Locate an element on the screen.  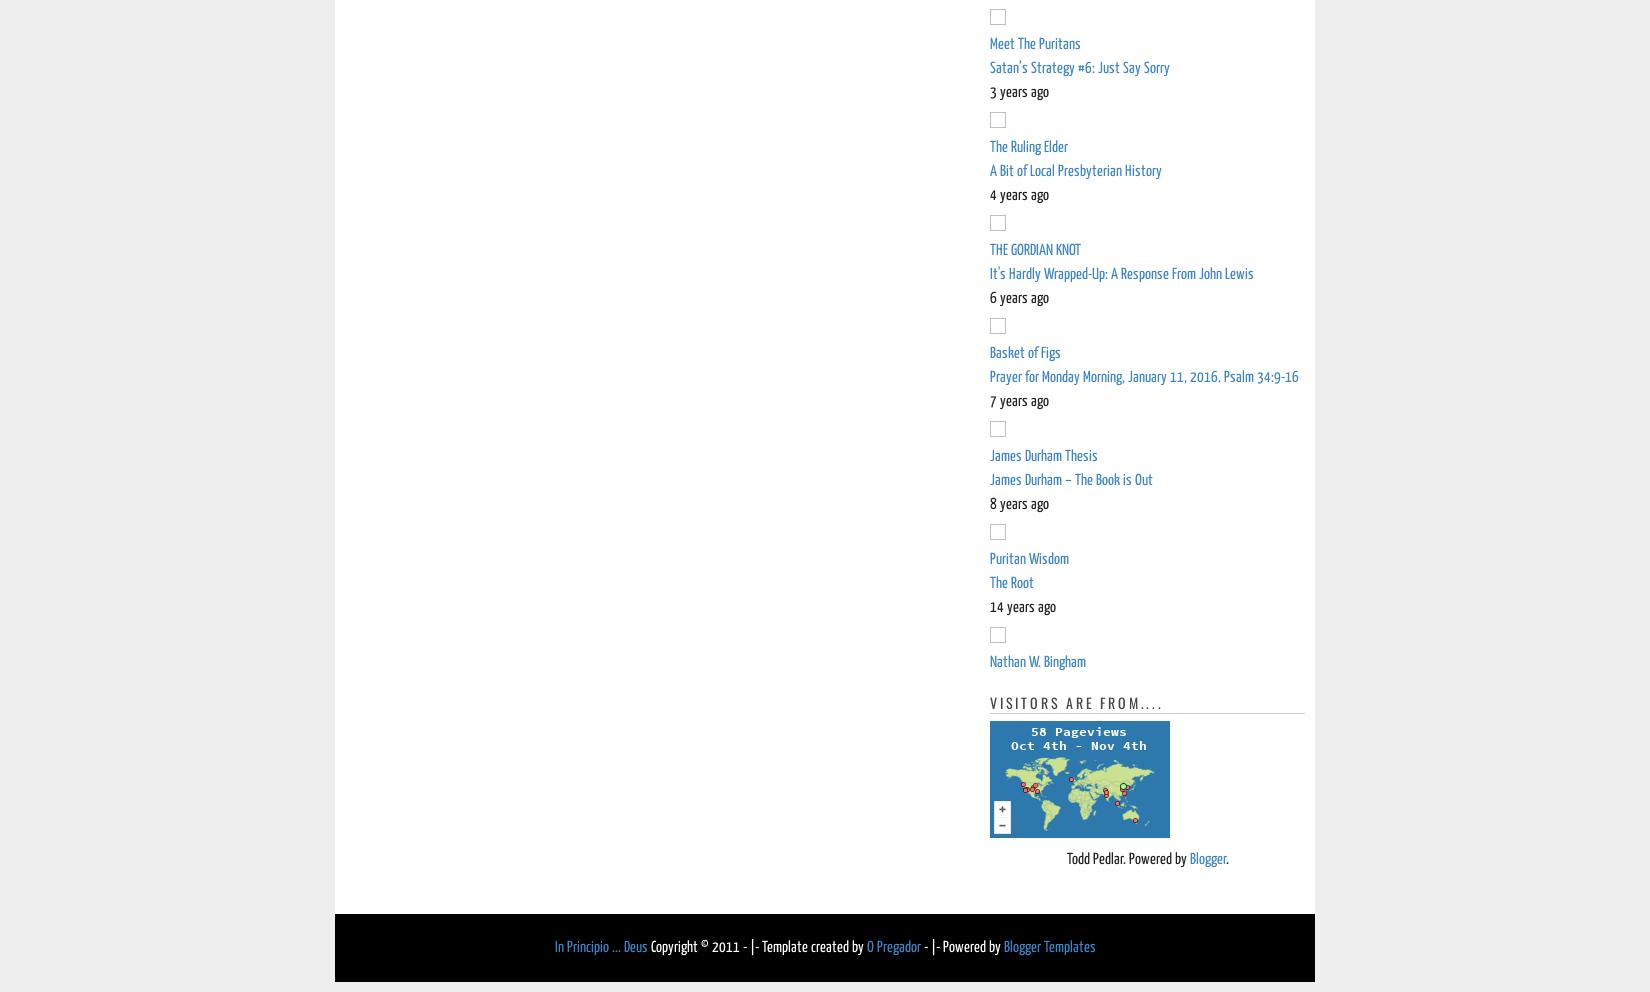
'The Ruling Elder' is located at coordinates (990, 147).